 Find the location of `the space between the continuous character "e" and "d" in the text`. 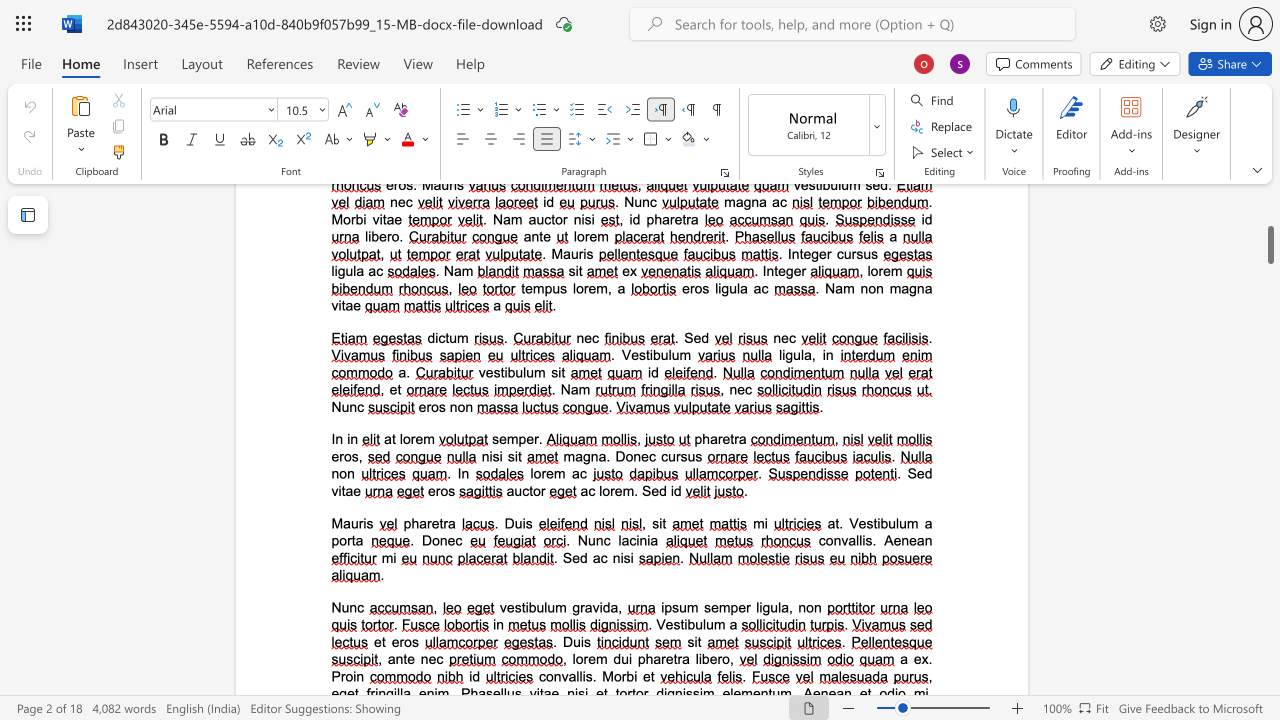

the space between the continuous character "e" and "d" in the text is located at coordinates (578, 558).